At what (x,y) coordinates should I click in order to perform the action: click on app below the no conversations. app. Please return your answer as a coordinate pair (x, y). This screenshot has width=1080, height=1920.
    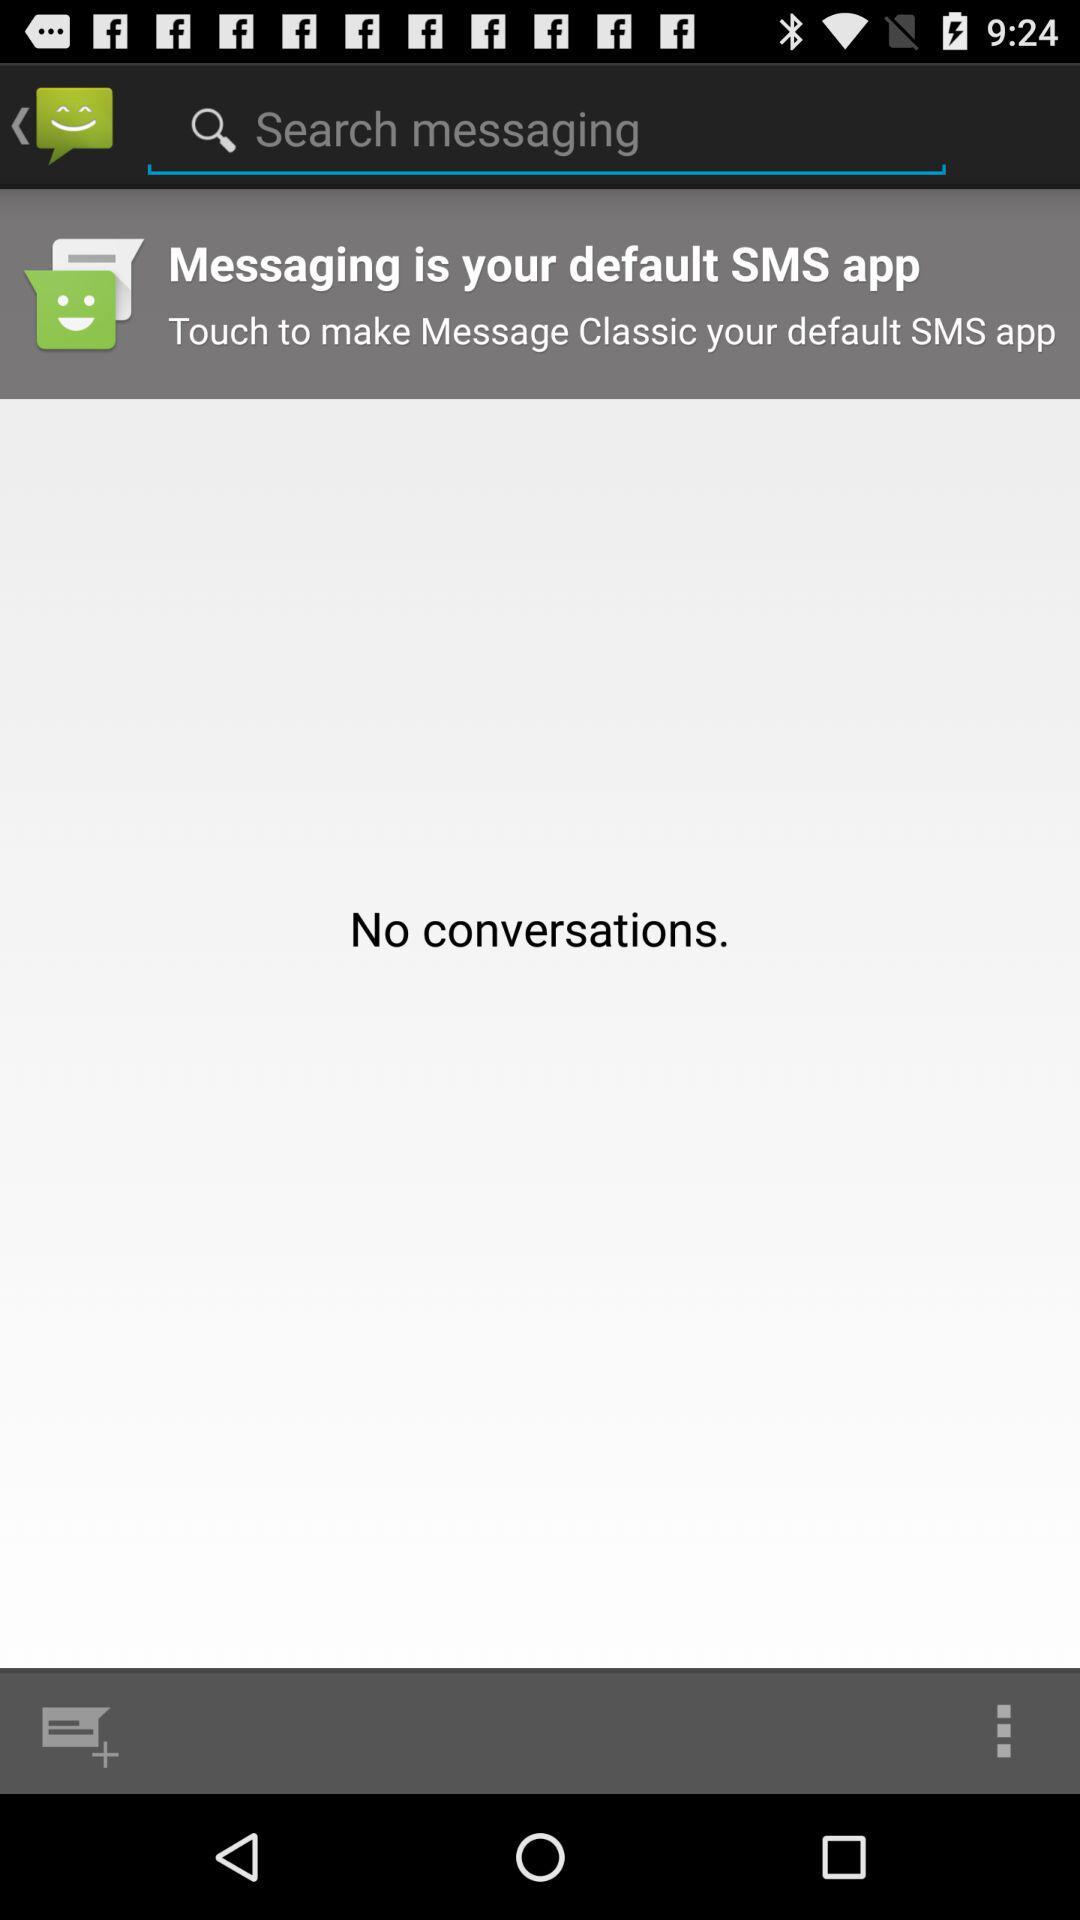
    Looking at the image, I should click on (1003, 1730).